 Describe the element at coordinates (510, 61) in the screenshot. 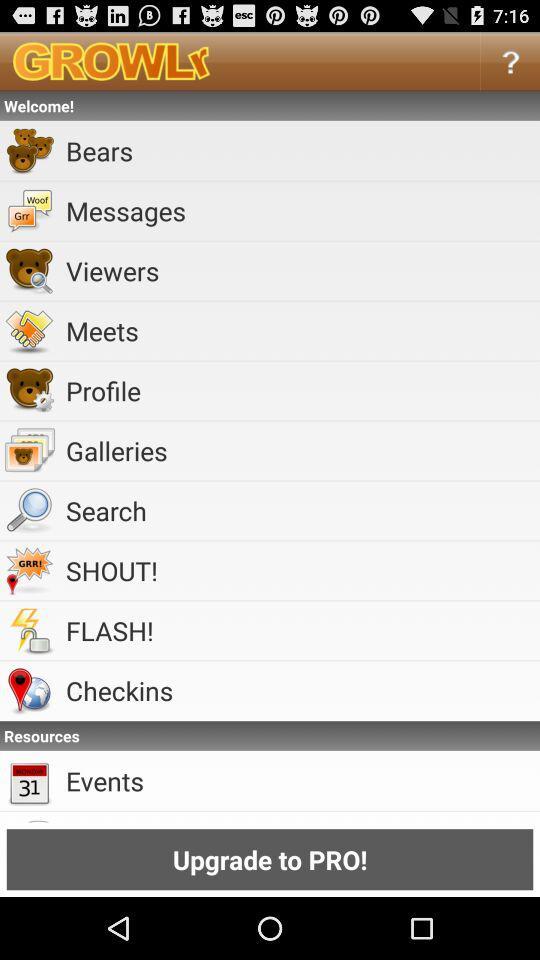

I see `switch help option` at that location.